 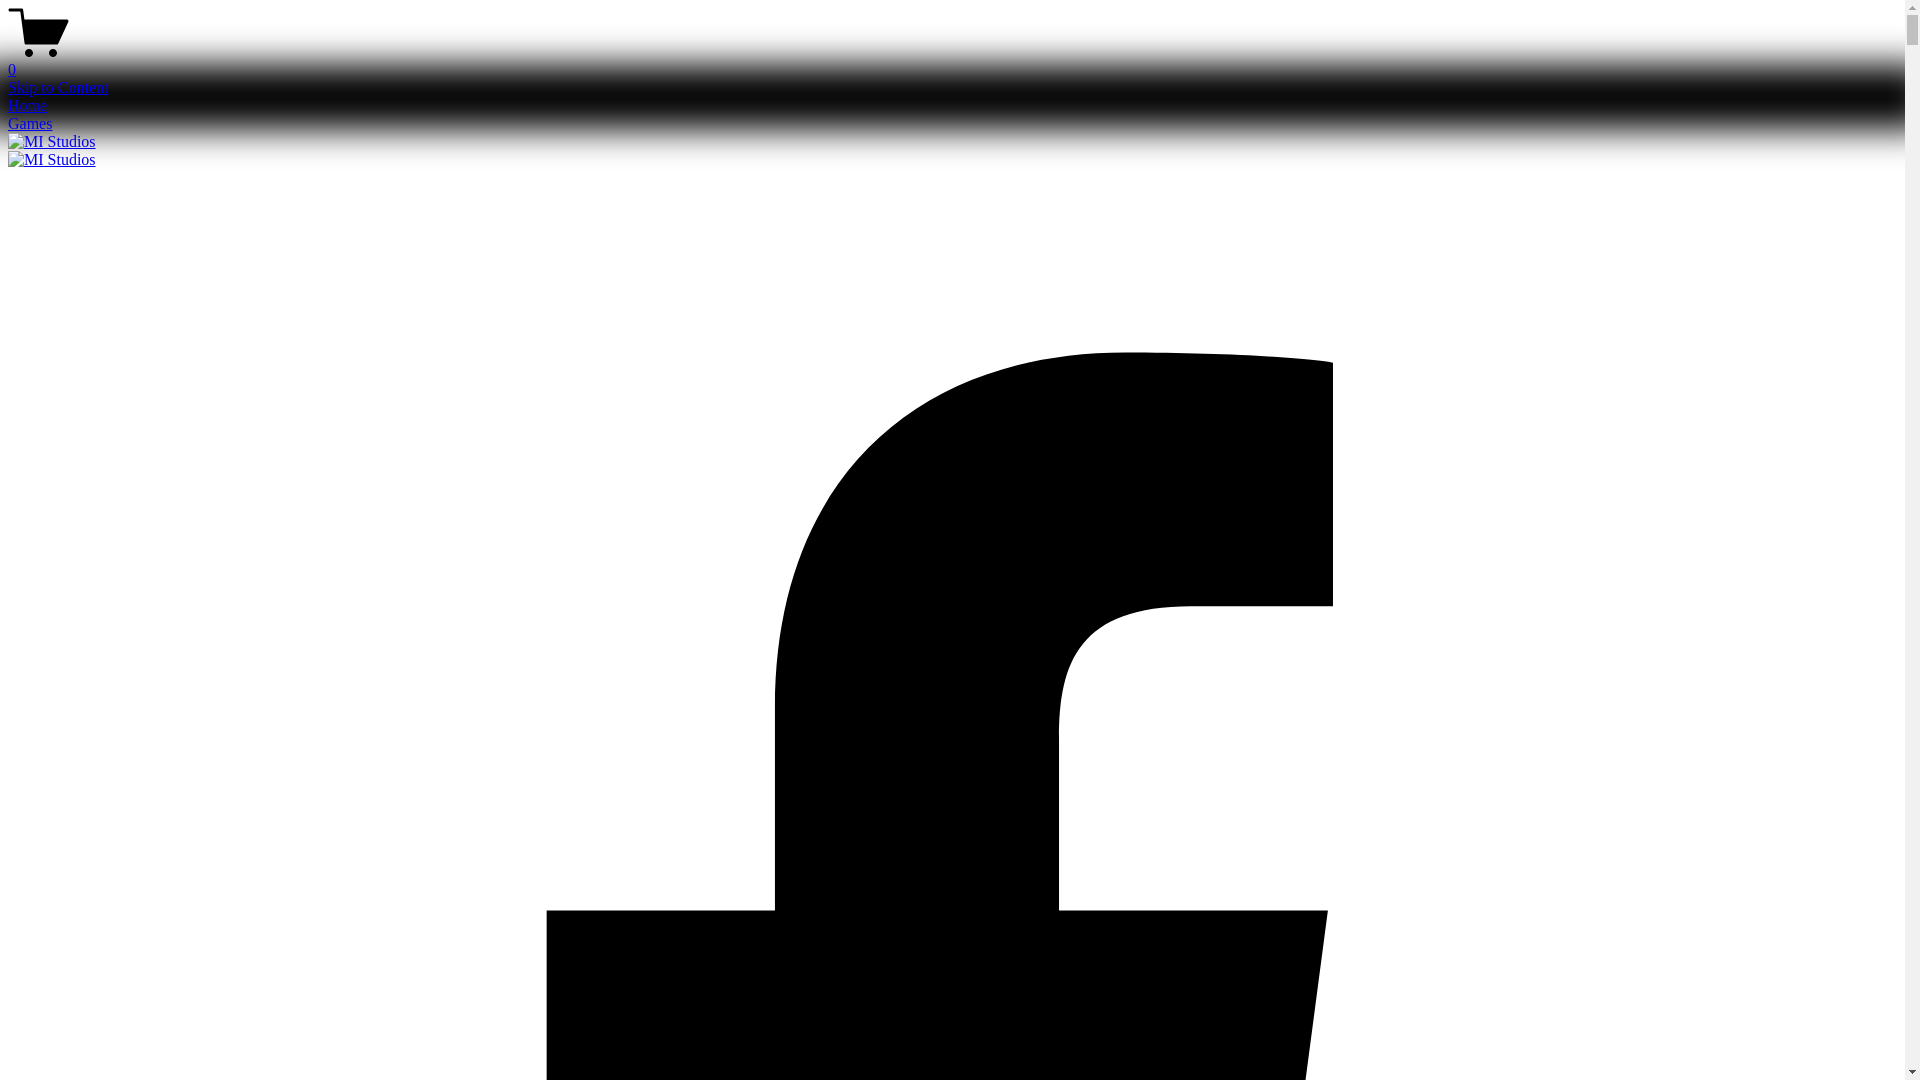 I want to click on 'Skip to Content', so click(x=57, y=86).